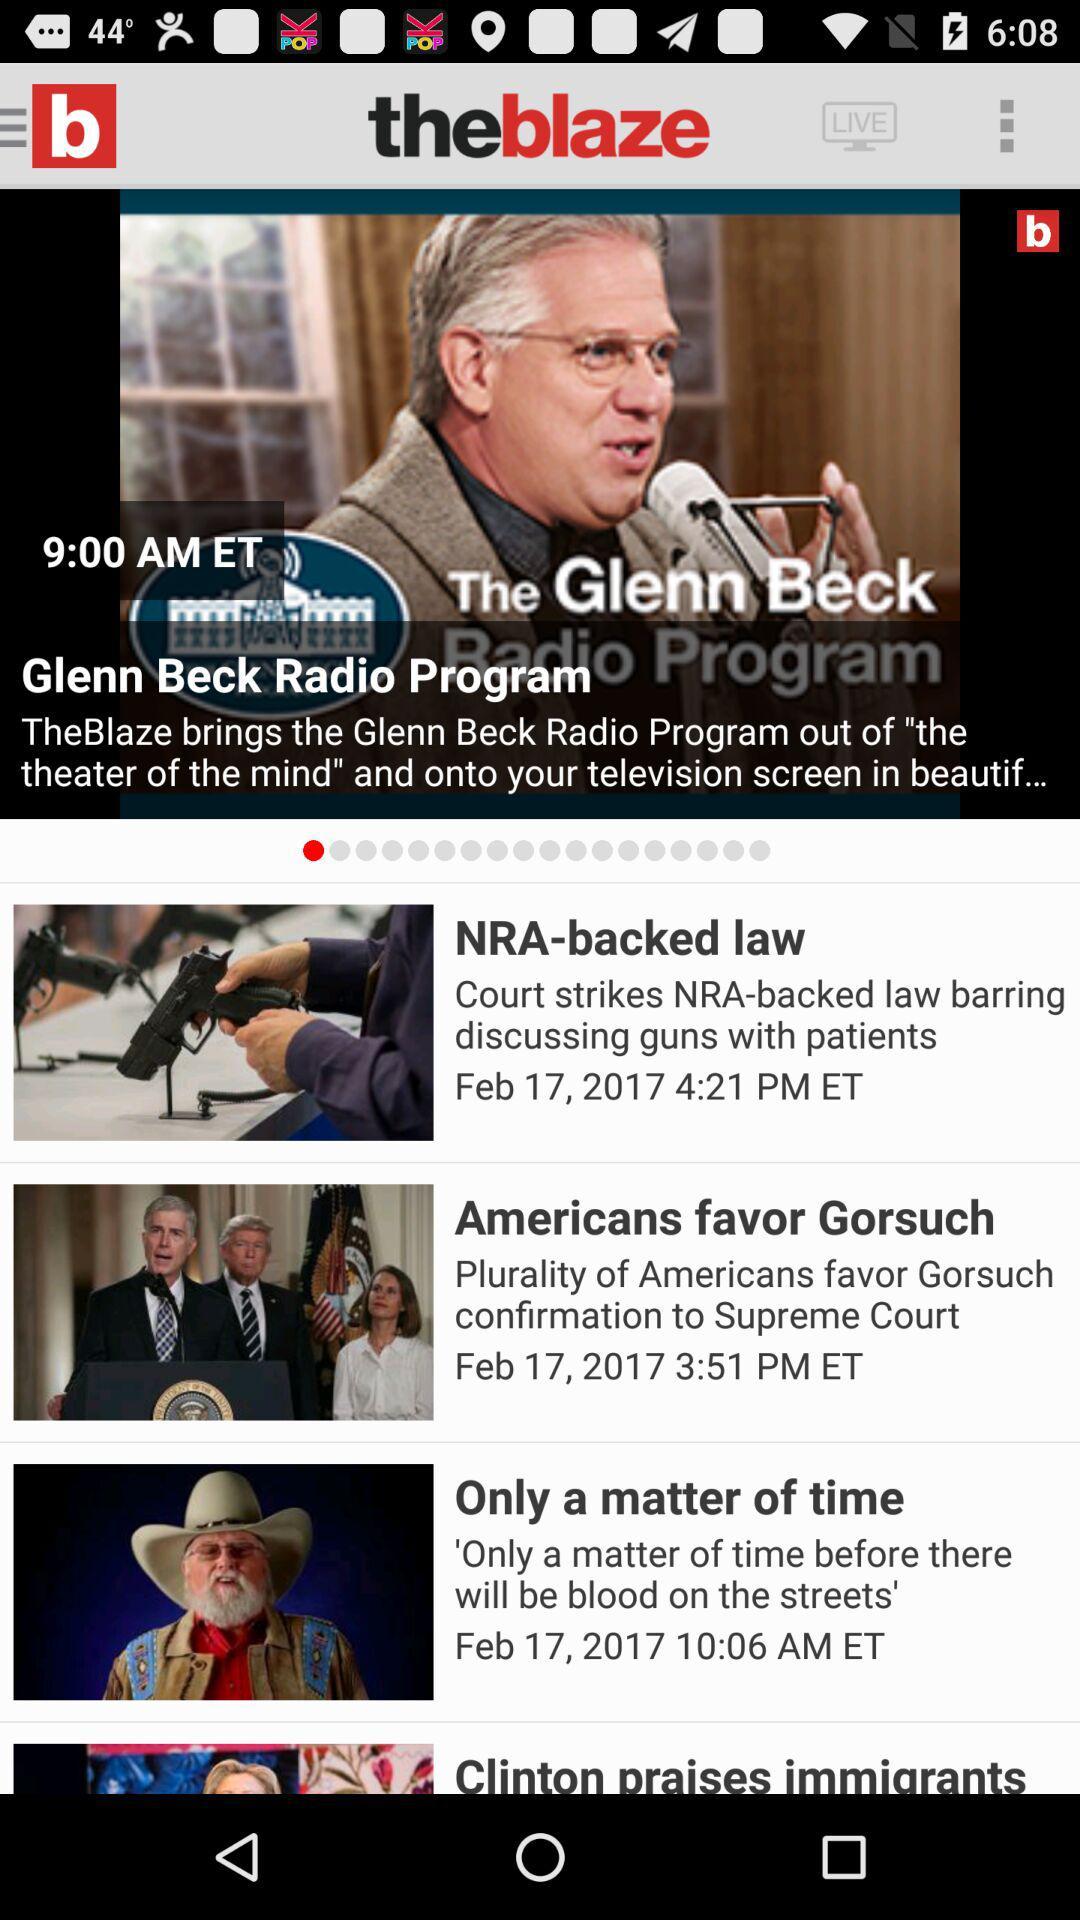  What do you see at coordinates (760, 1294) in the screenshot?
I see `plurality of americans item` at bounding box center [760, 1294].